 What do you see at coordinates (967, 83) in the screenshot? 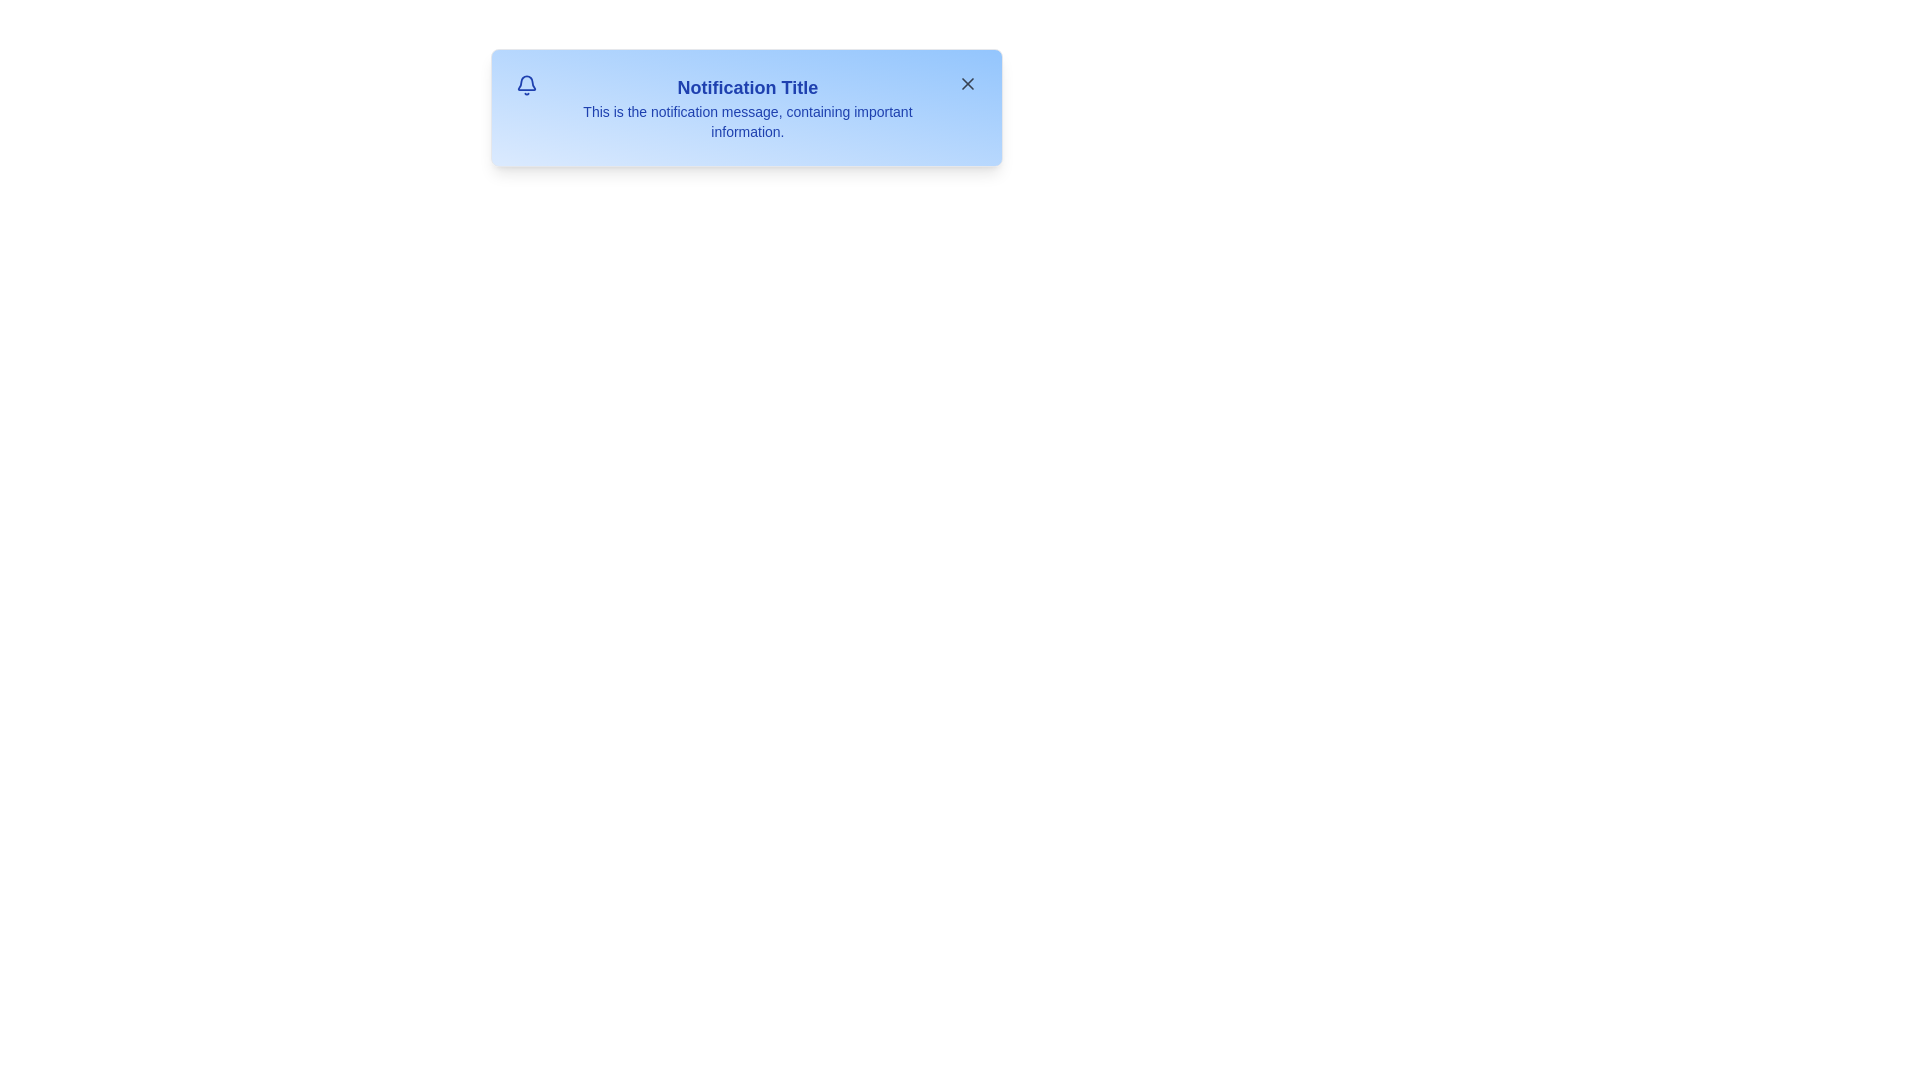
I see `the close button to hide the notification` at bounding box center [967, 83].